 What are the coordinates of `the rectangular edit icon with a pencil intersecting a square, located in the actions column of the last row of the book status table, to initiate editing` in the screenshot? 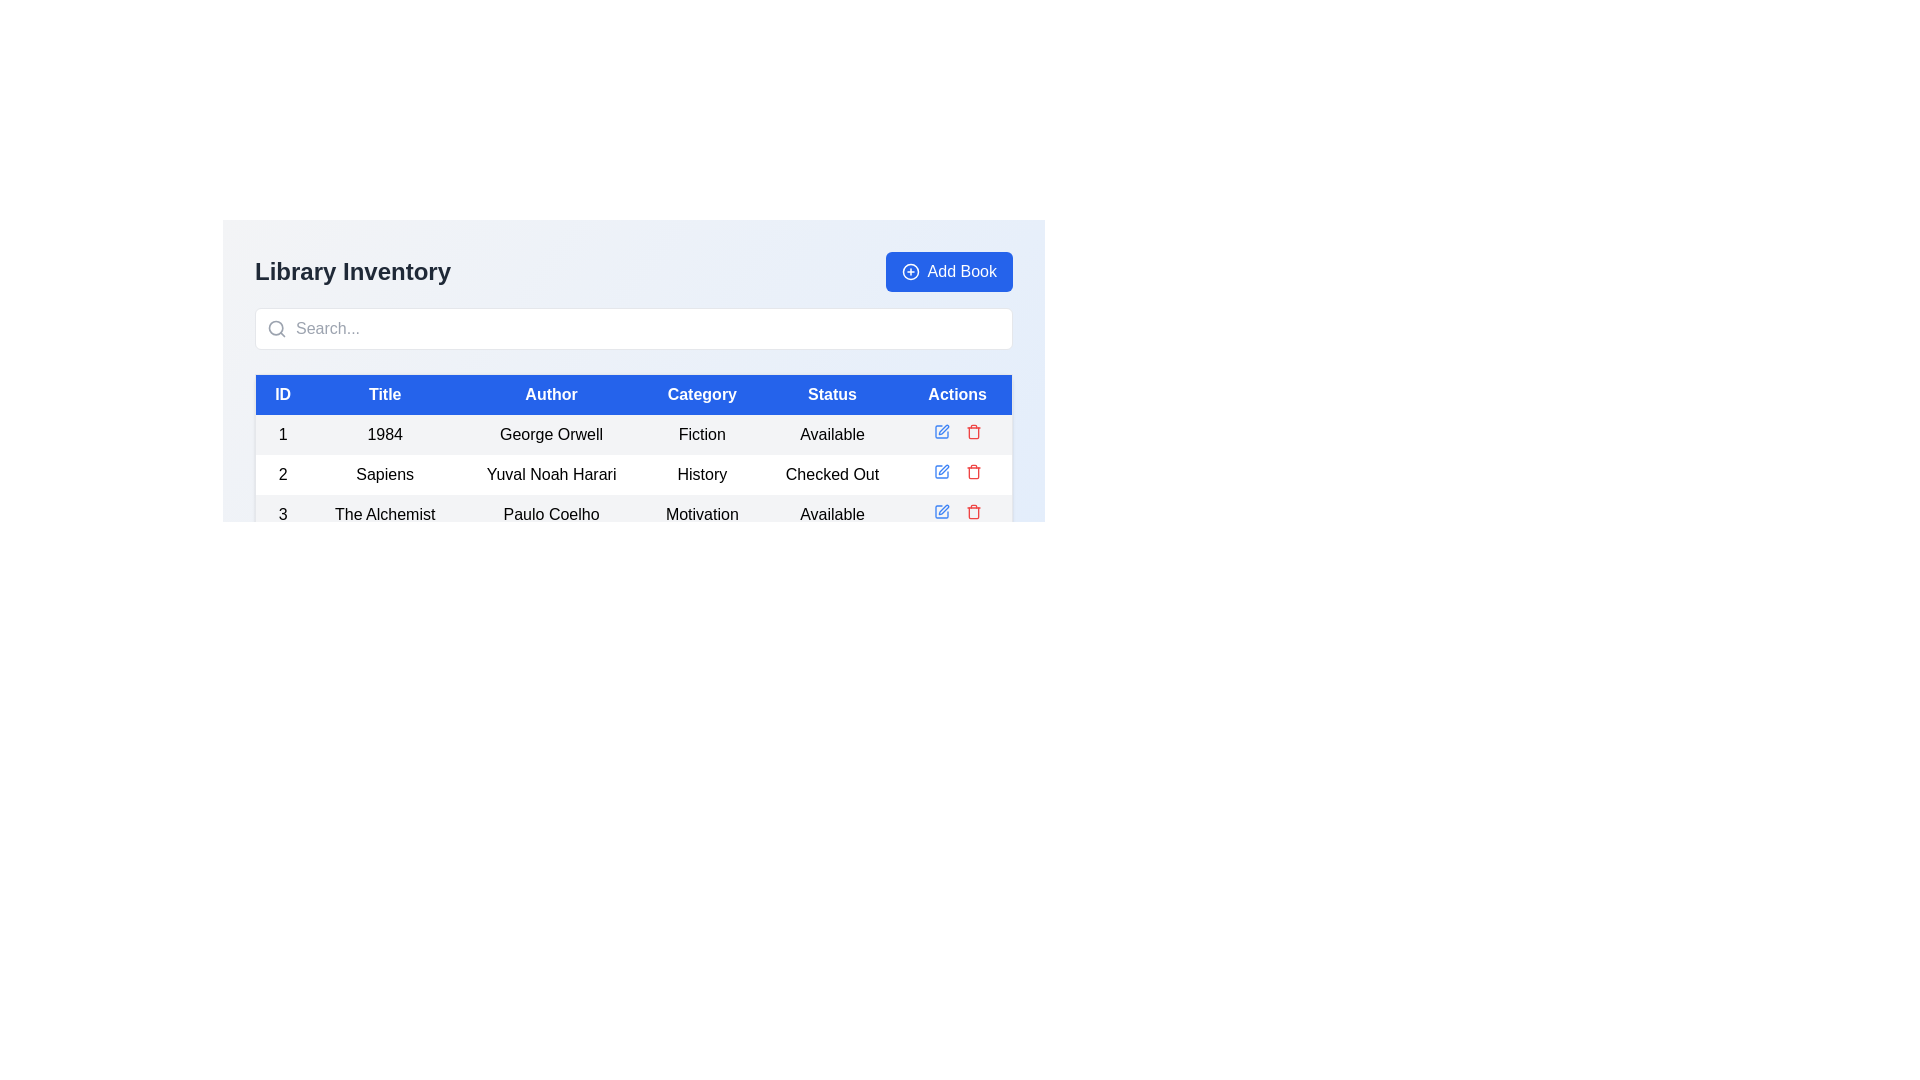 It's located at (940, 511).